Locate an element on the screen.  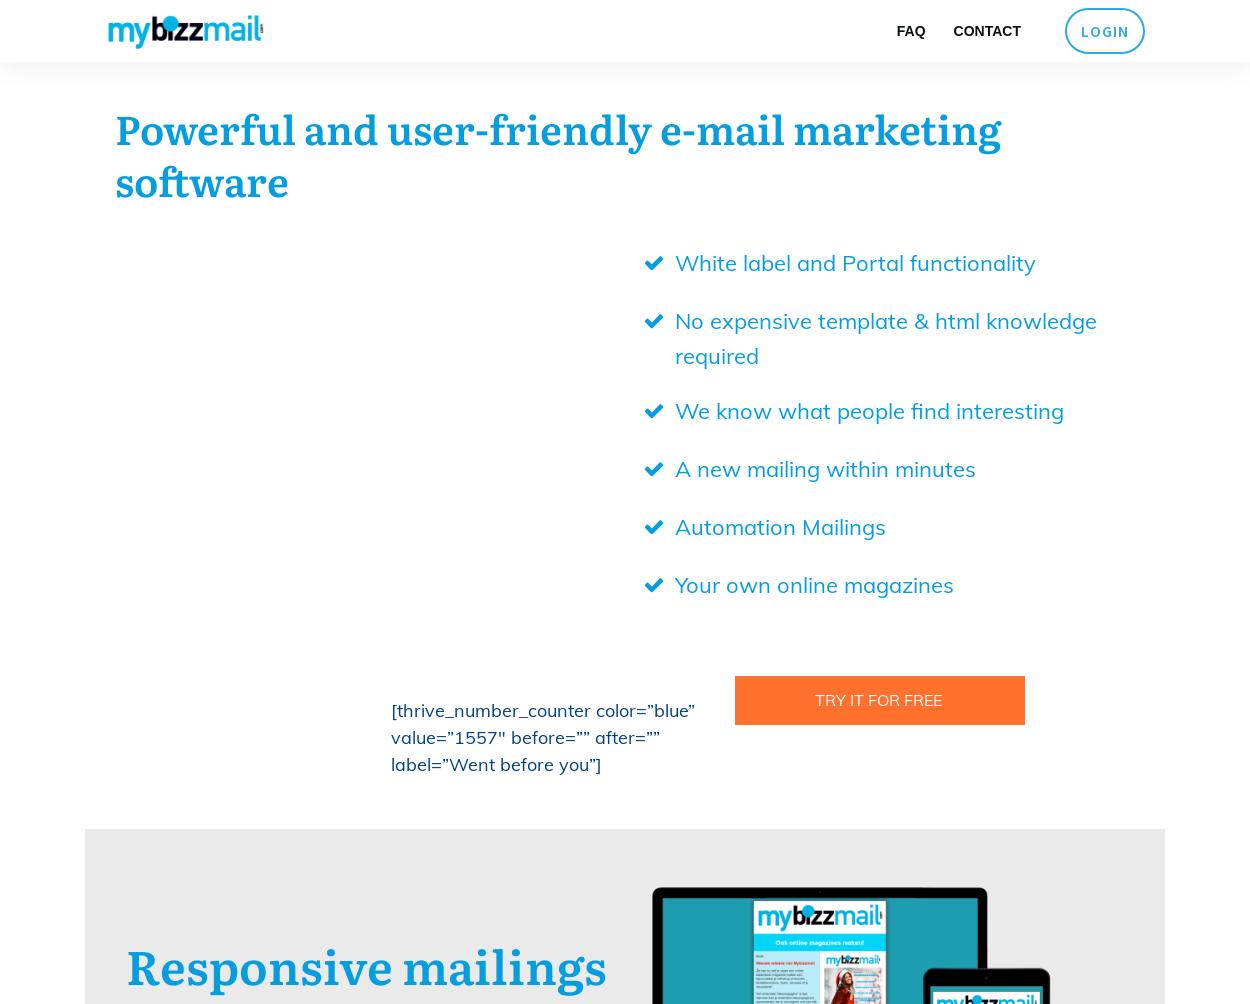
'[thrive_number_counter color=”blue” value=”1557″ before=”” after=”” label=”Went before you”]' is located at coordinates (543, 736).